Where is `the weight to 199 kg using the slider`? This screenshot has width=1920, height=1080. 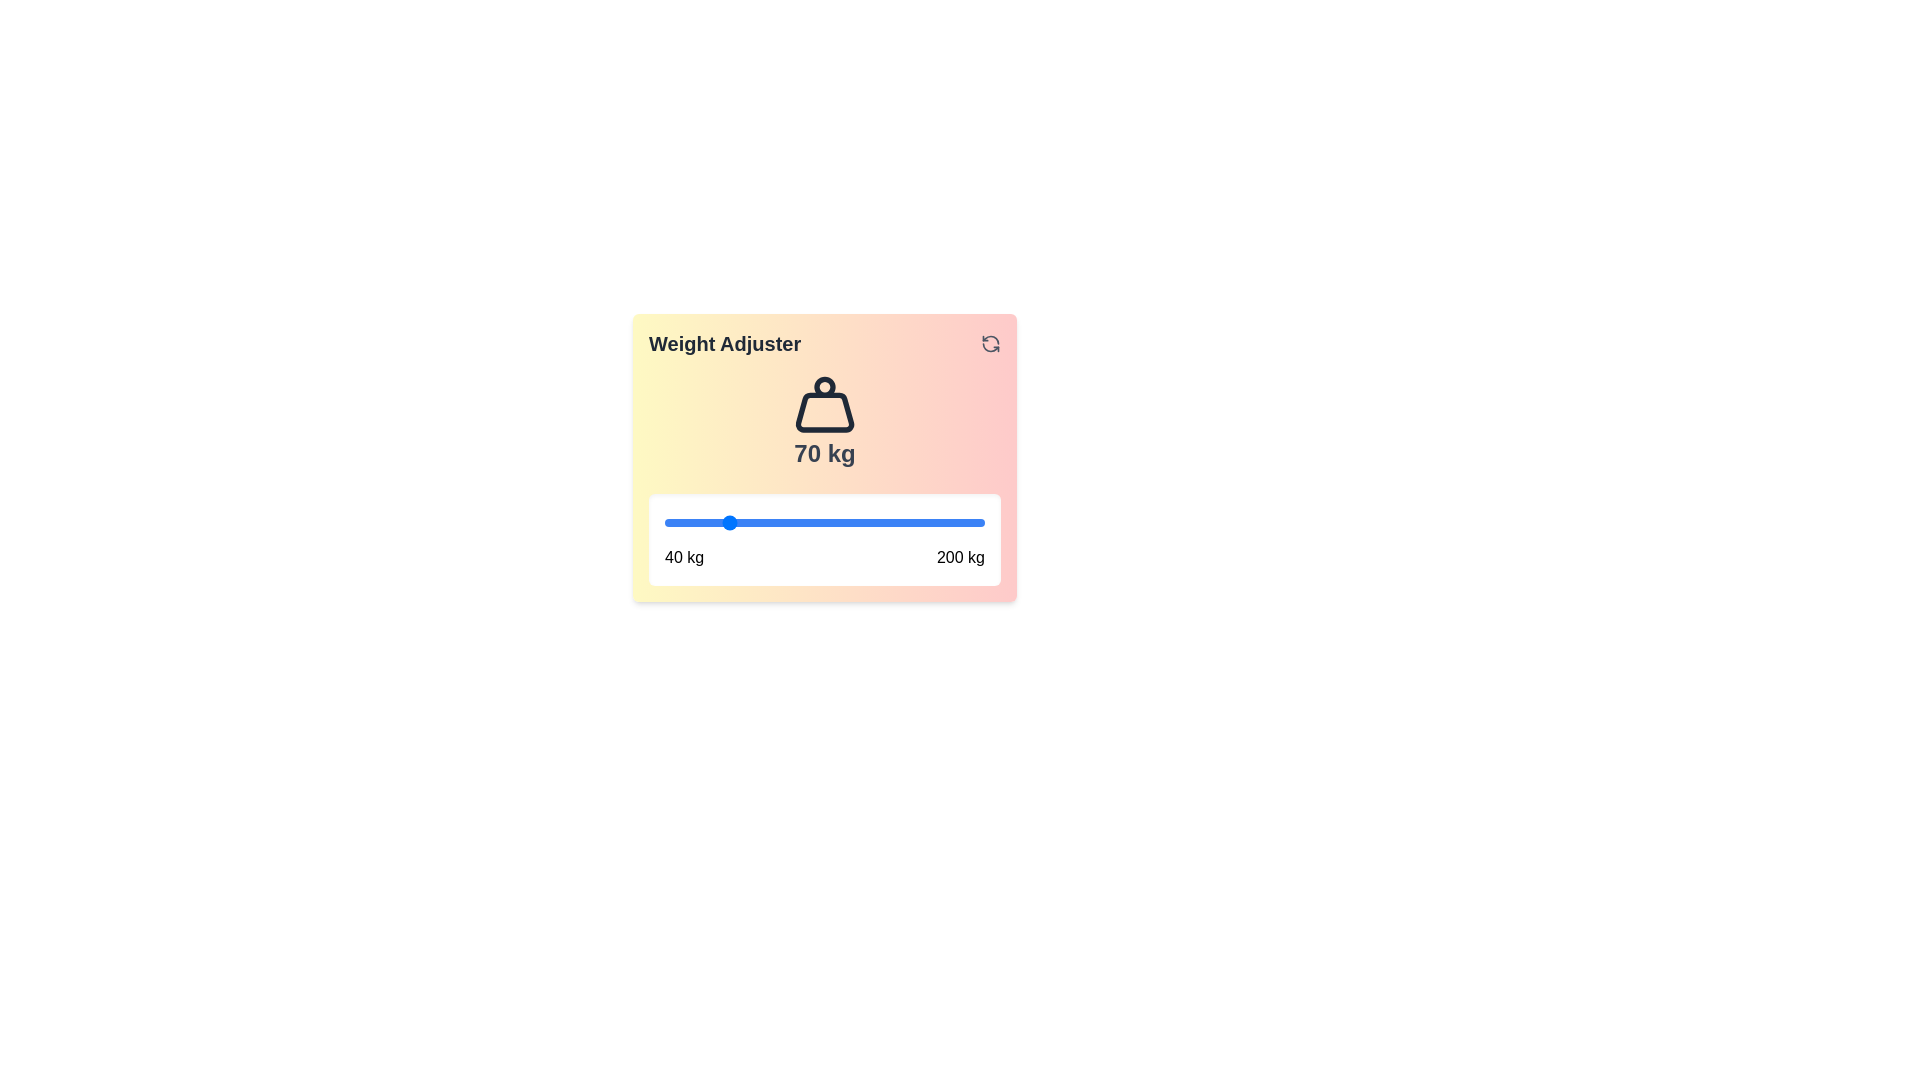
the weight to 199 kg using the slider is located at coordinates (983, 522).